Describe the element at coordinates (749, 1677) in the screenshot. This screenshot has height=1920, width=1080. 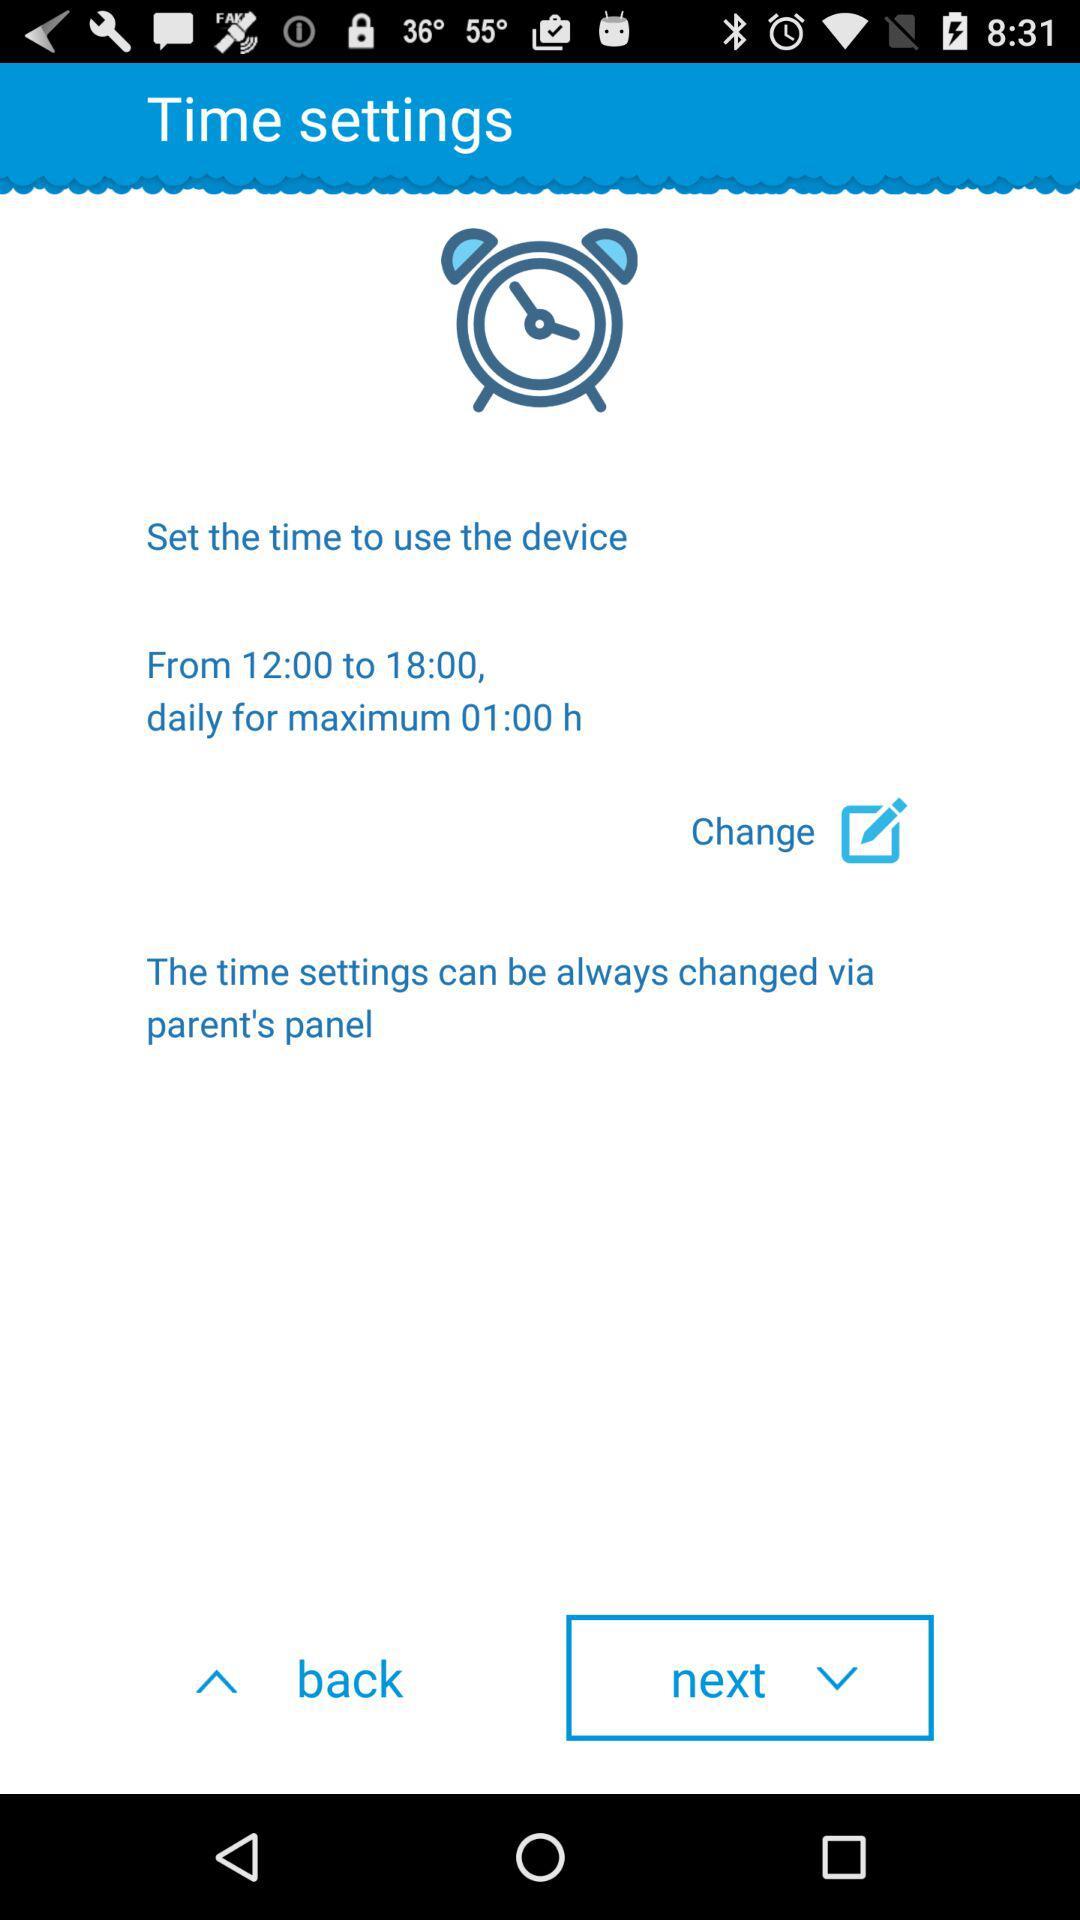
I see `the icon to the right of the back` at that location.